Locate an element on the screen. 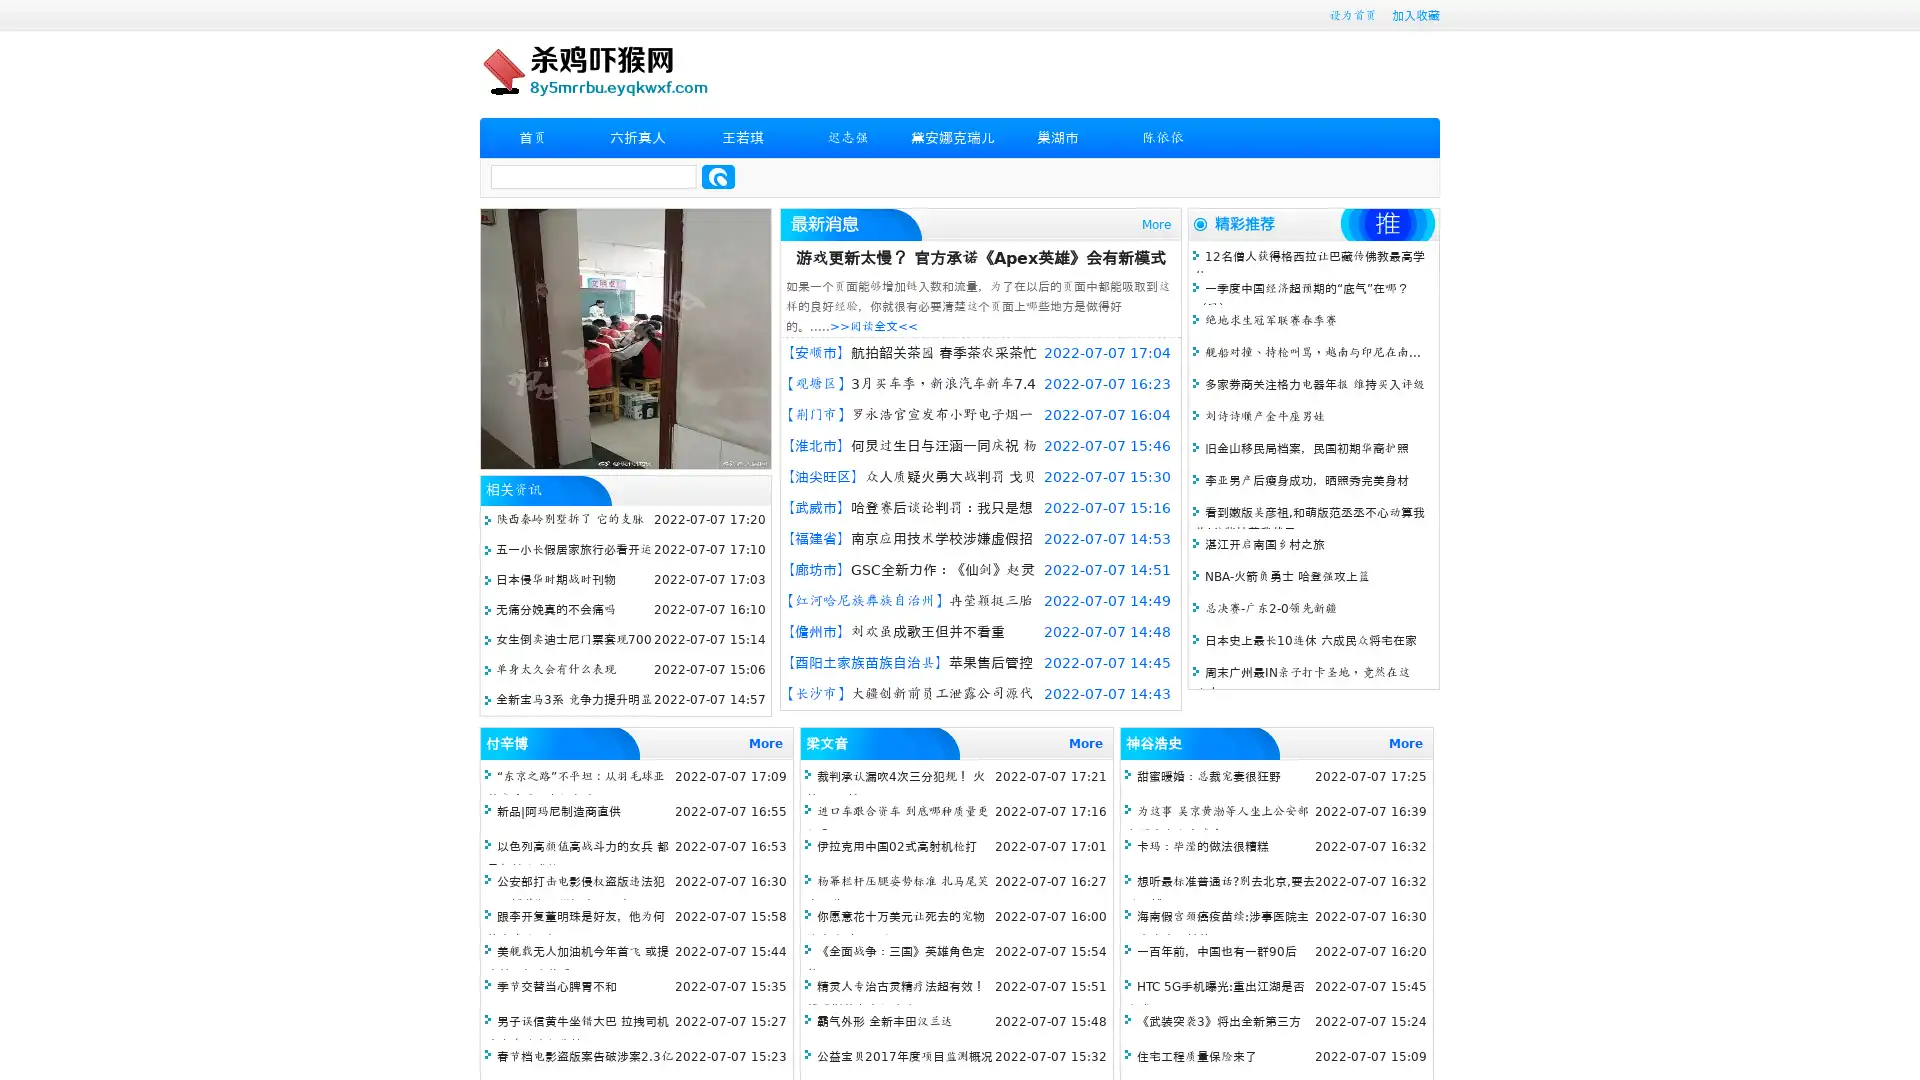 The height and width of the screenshot is (1080, 1920). Search is located at coordinates (718, 176).